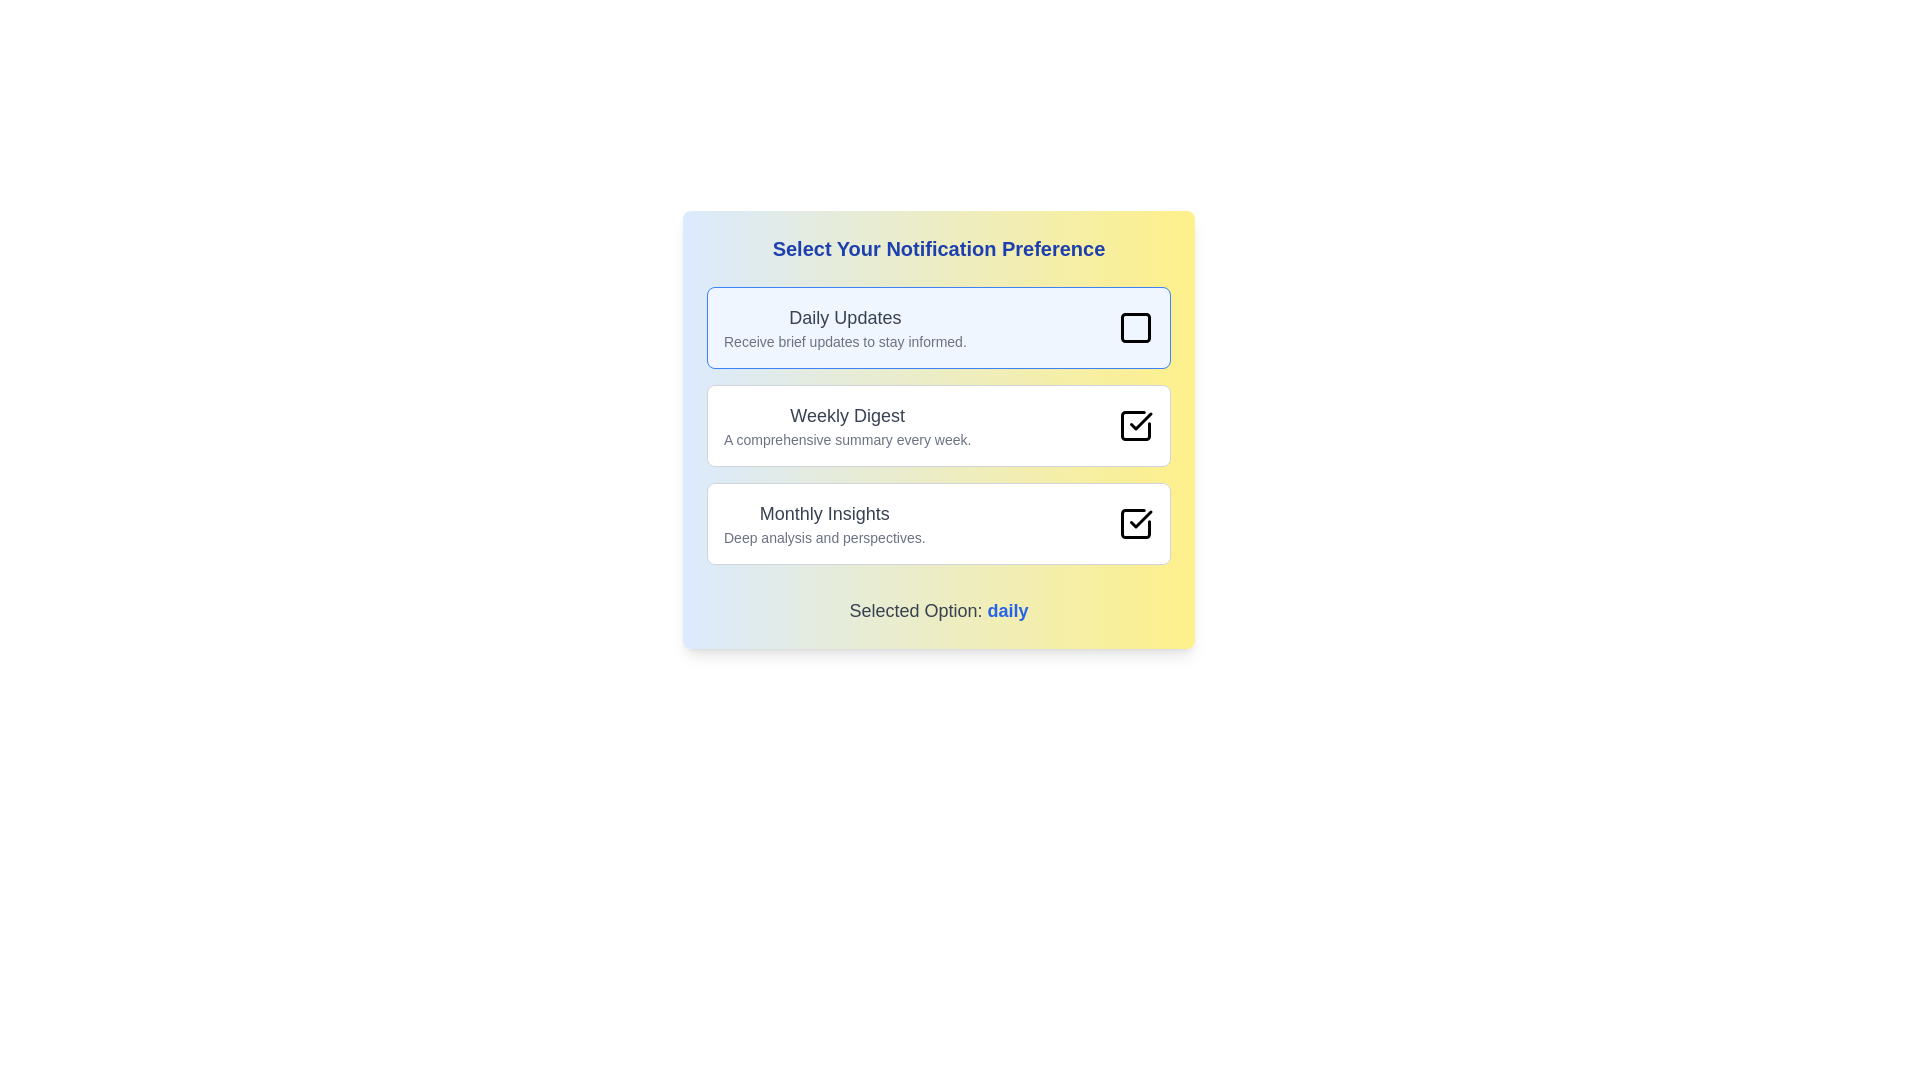  Describe the element at coordinates (1136, 326) in the screenshot. I see `the small light-colored square with rounded corners located in the 'Daily Updates' section of the notification preference options` at that location.